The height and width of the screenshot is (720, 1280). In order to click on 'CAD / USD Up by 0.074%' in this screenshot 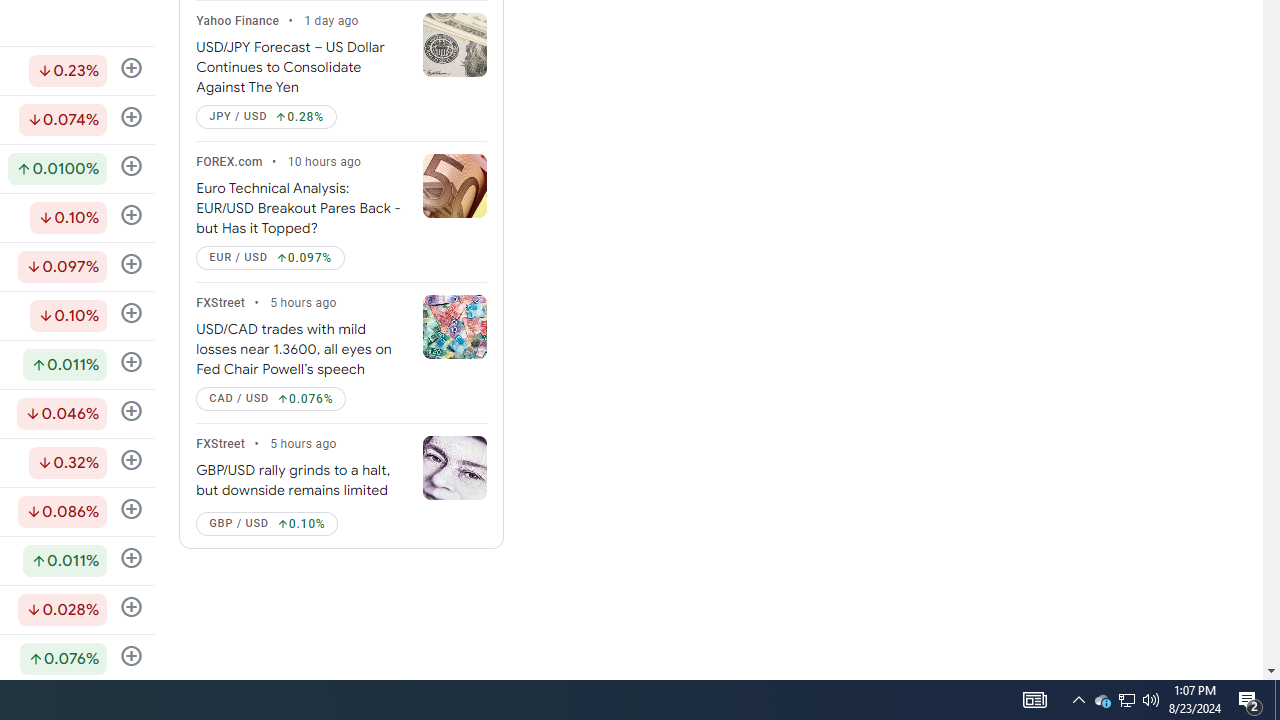, I will do `click(270, 399)`.